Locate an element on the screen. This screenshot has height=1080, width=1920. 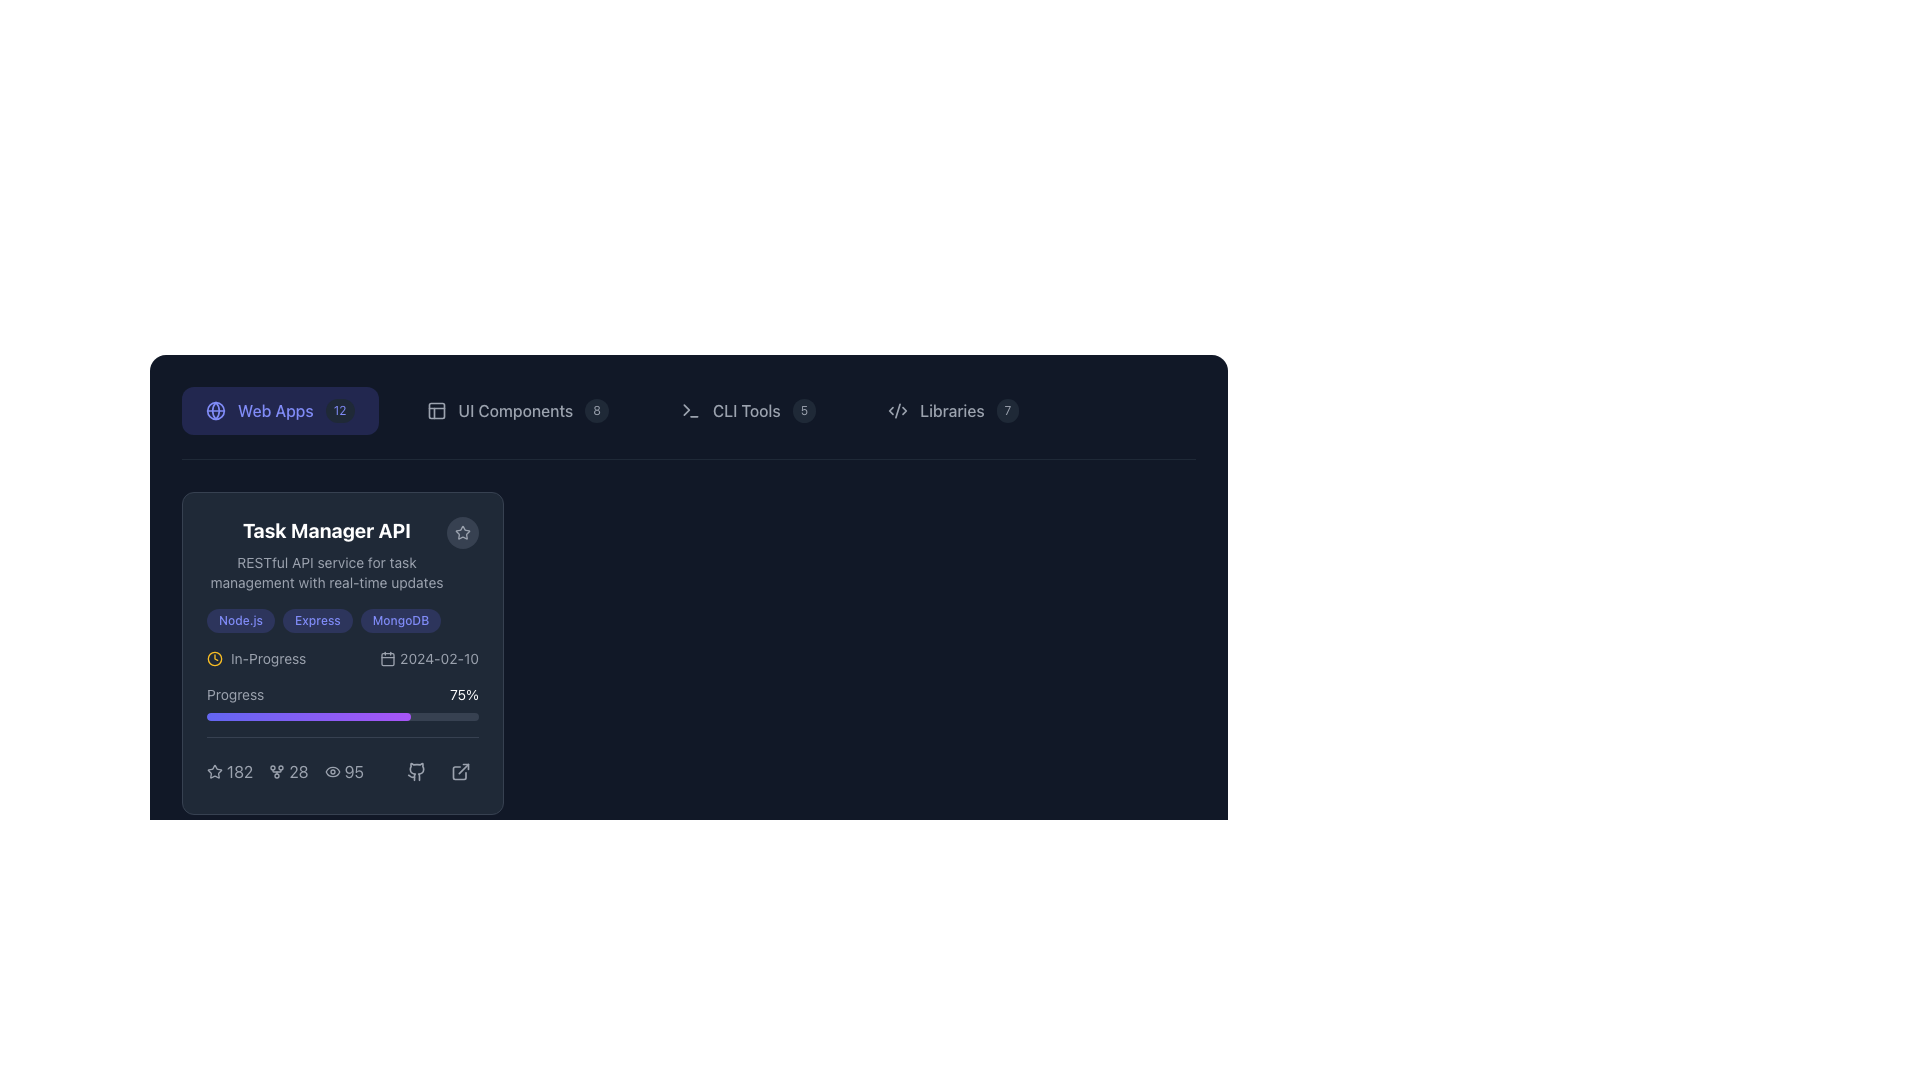
the interactive menu button for 'UI Components' located between the 'Web Apps' button and the 'CLI Tools' button is located at coordinates (517, 410).